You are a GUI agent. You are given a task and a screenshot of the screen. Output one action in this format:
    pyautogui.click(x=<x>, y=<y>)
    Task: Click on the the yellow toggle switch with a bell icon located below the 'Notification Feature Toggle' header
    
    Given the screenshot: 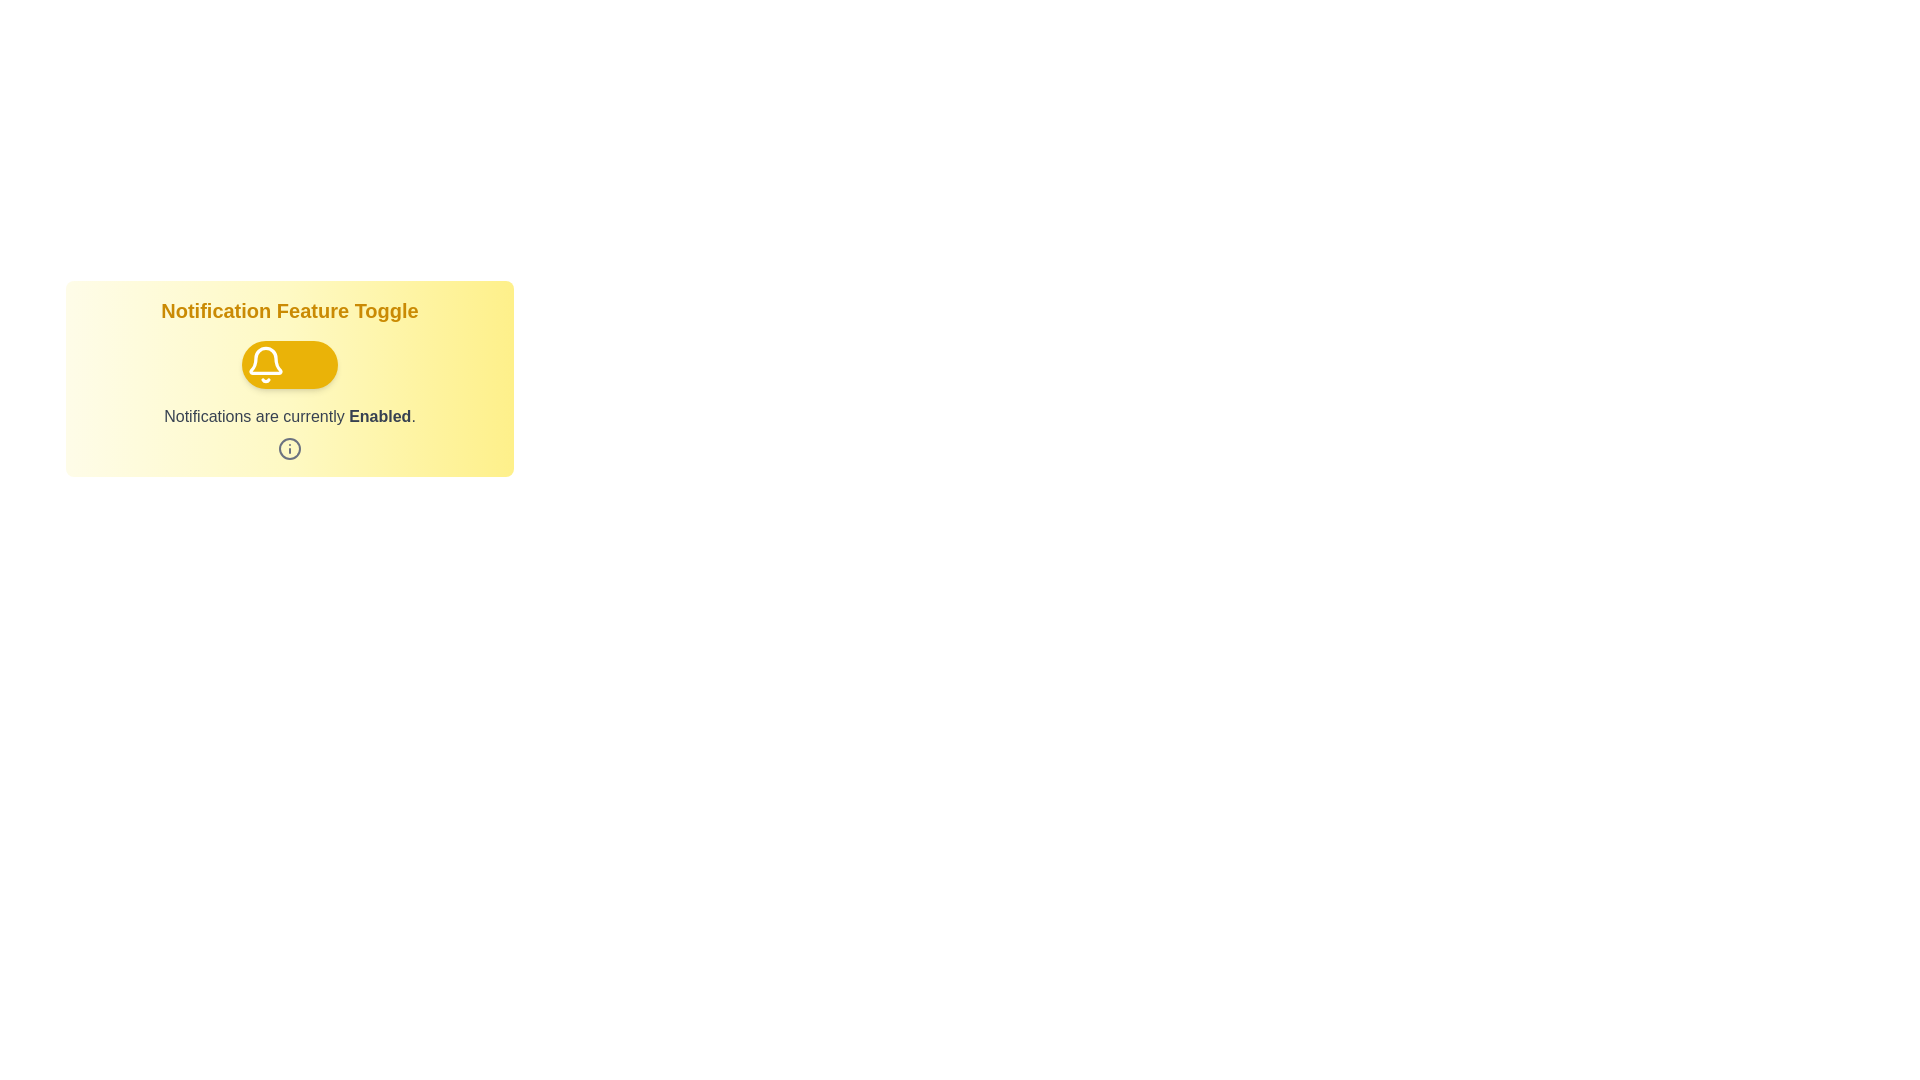 What is the action you would take?
    pyautogui.click(x=288, y=378)
    